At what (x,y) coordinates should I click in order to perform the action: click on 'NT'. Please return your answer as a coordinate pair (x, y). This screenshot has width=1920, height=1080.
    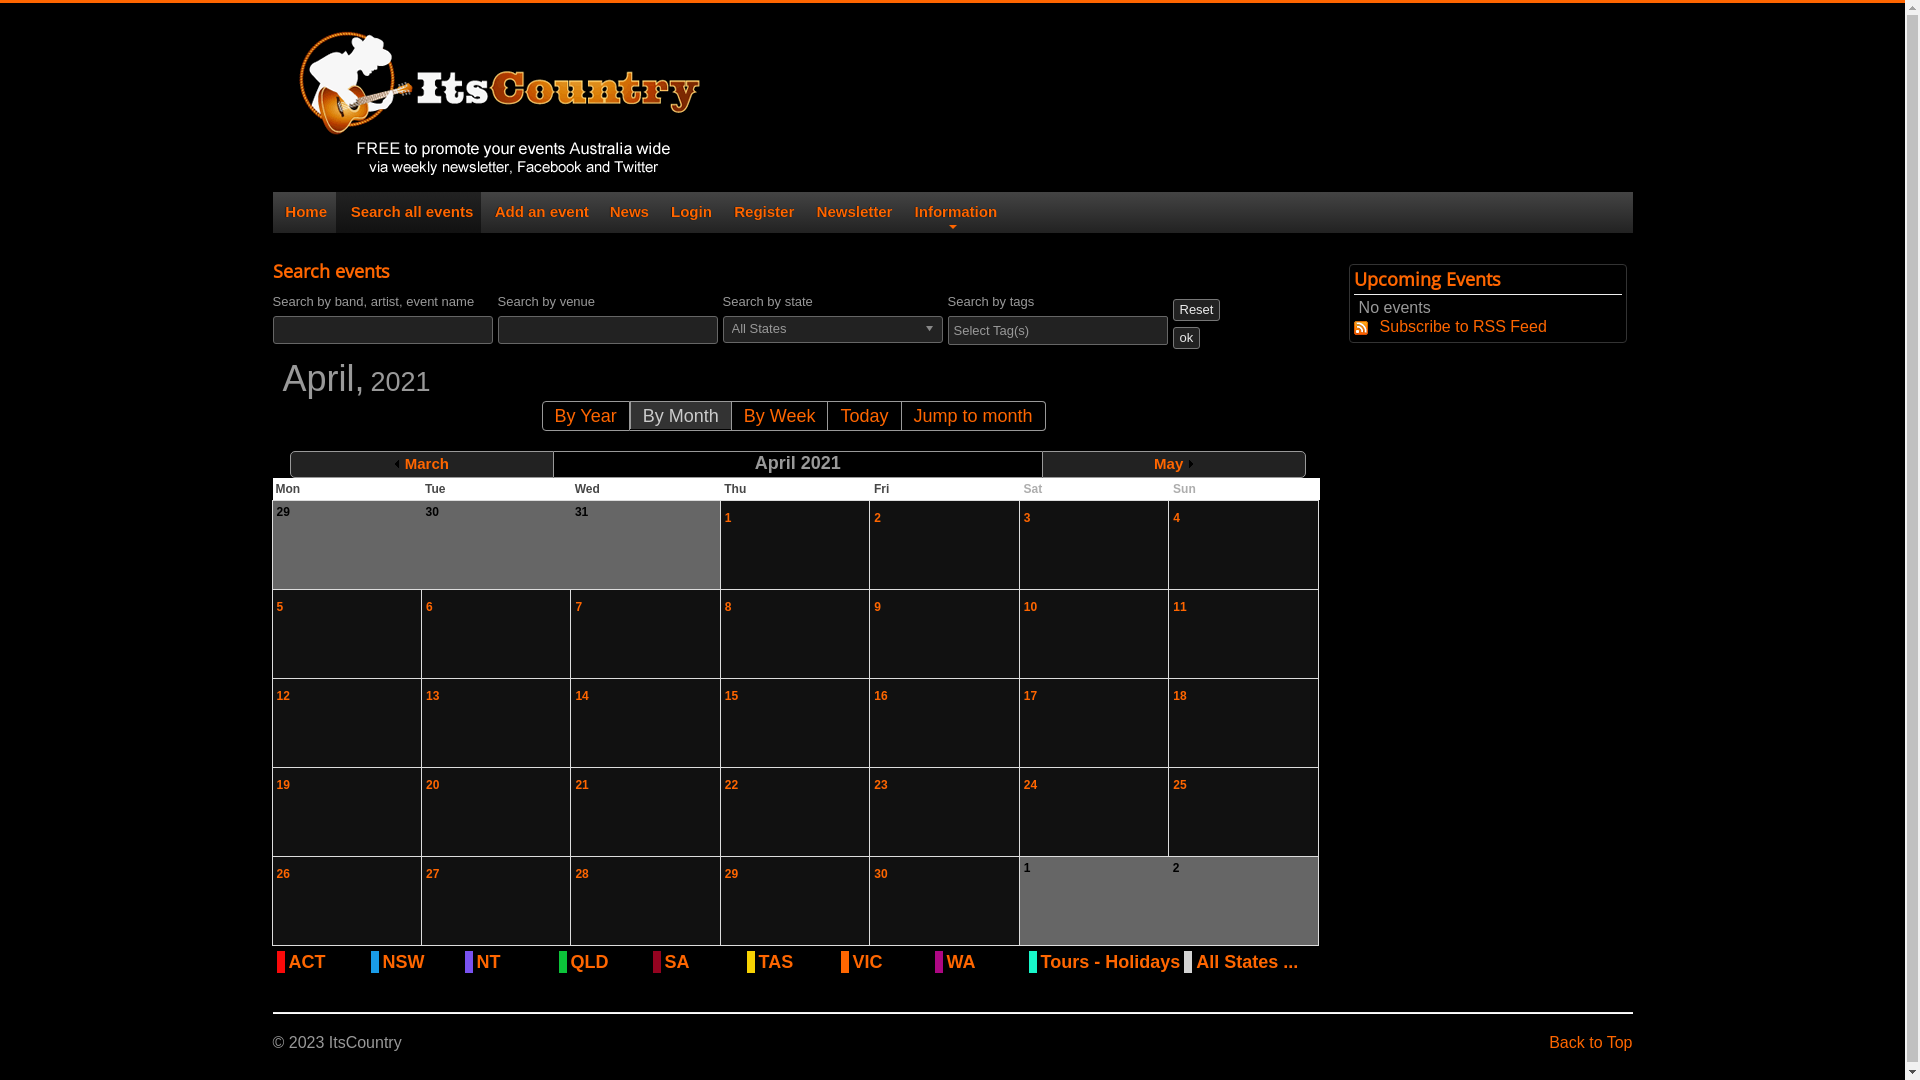
    Looking at the image, I should click on (514, 960).